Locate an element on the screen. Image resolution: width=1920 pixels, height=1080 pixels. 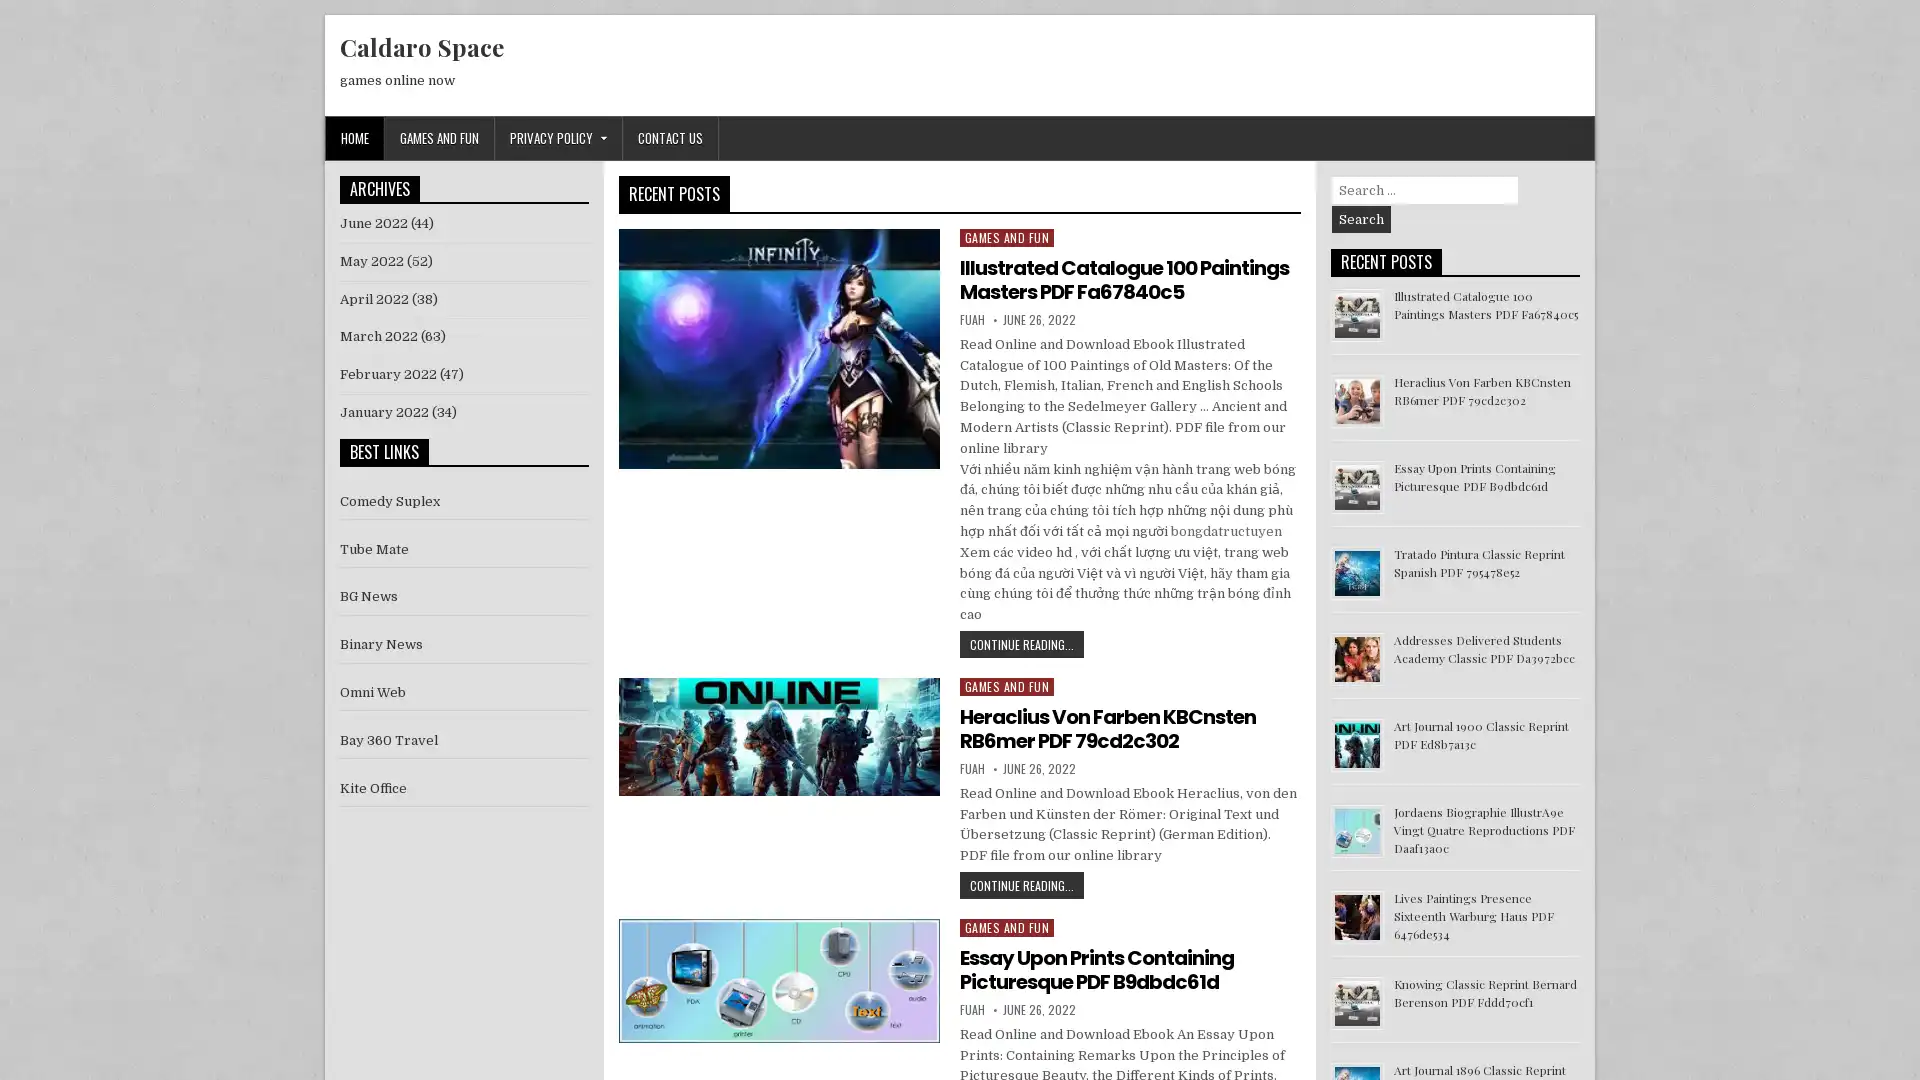
Search is located at coordinates (1360, 219).